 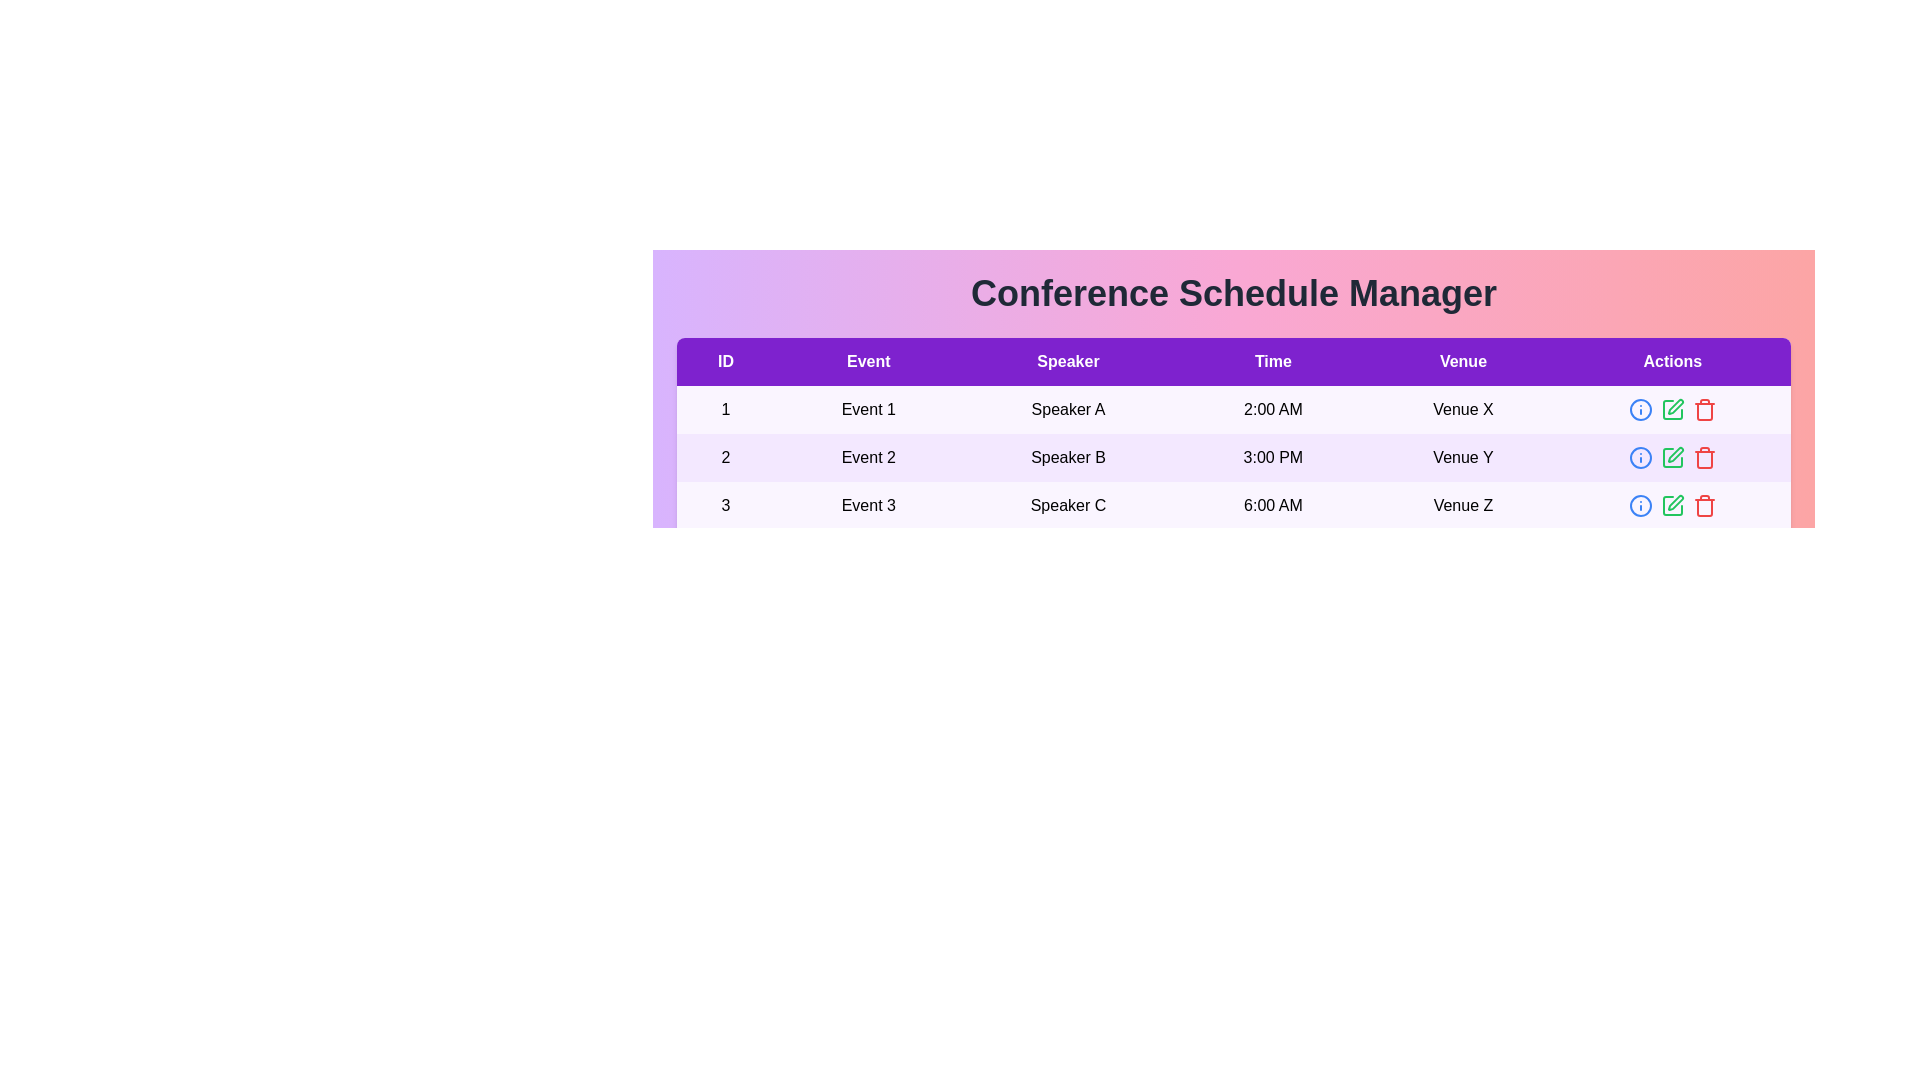 What do you see at coordinates (868, 362) in the screenshot?
I see `the column header to sort the table by Event` at bounding box center [868, 362].